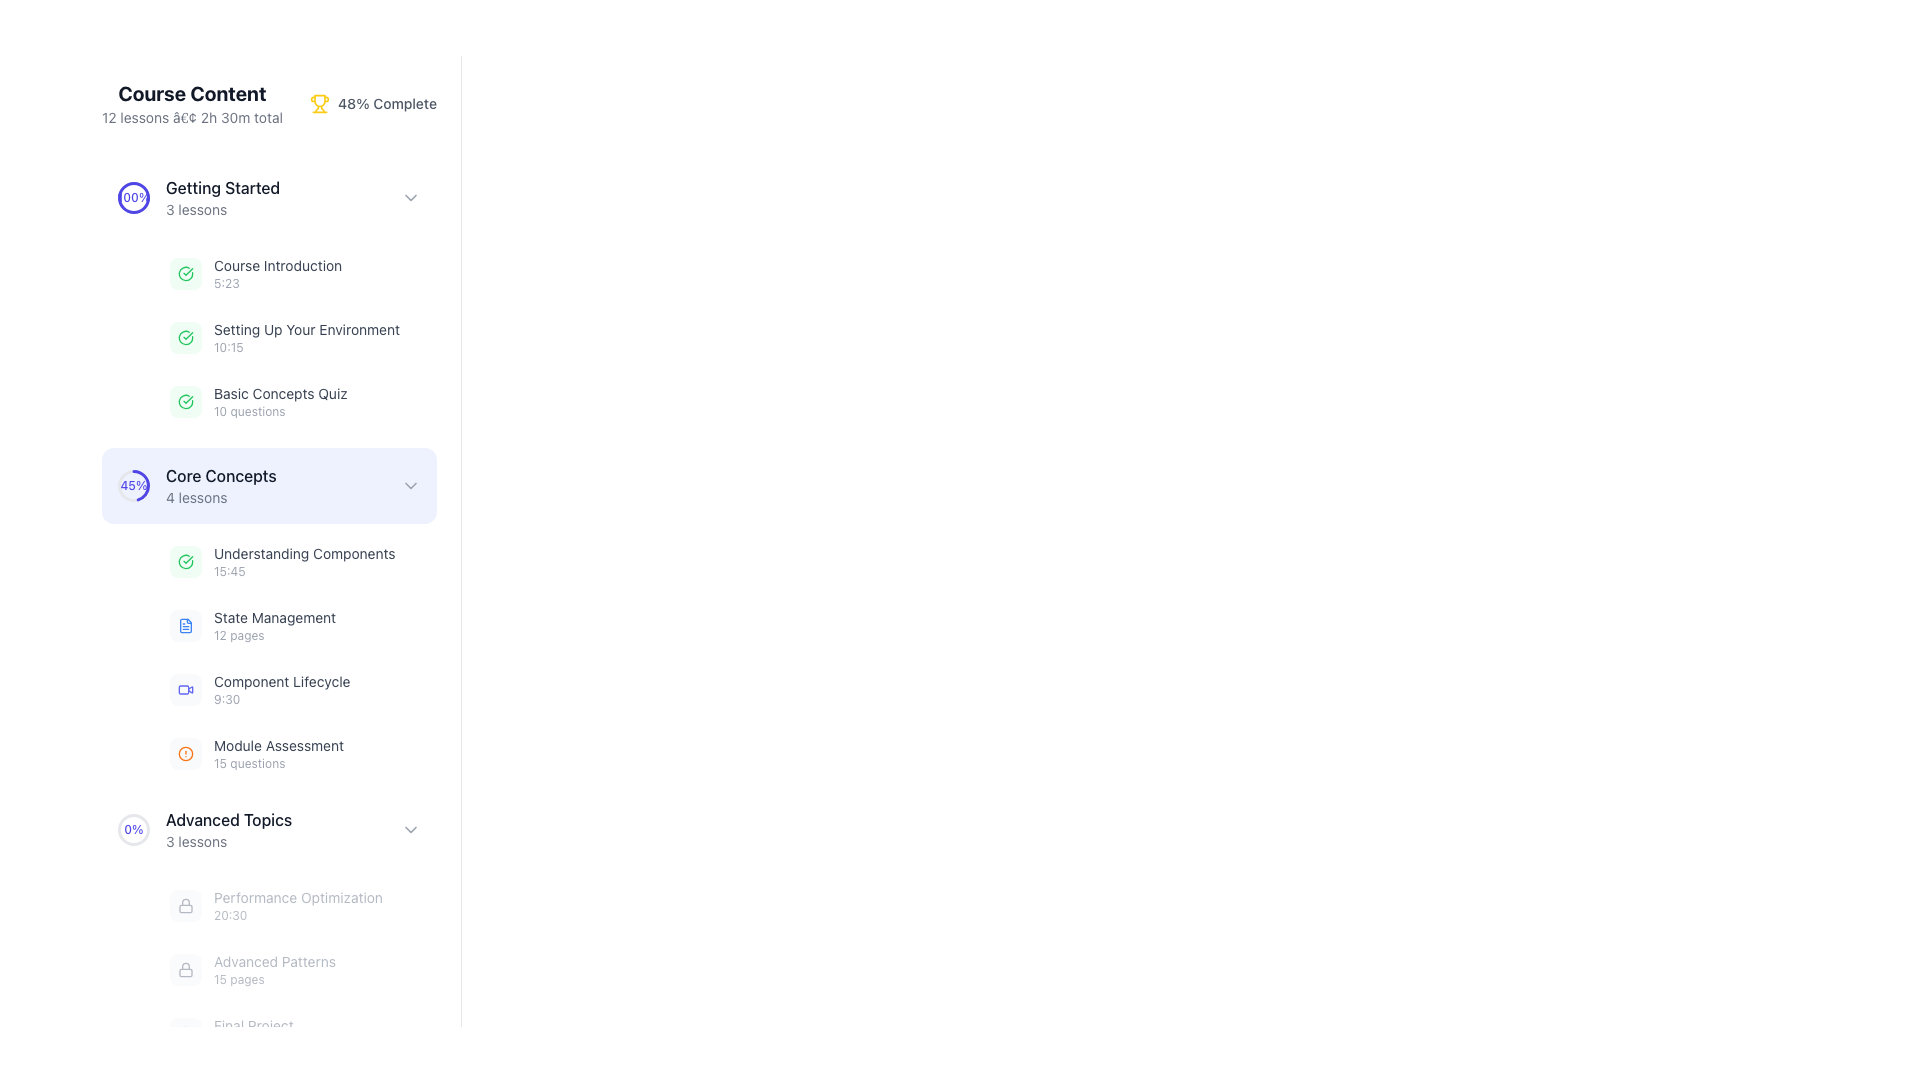  What do you see at coordinates (296, 624) in the screenshot?
I see `the 'State Management' button or clickable card using keyboard navigation` at bounding box center [296, 624].